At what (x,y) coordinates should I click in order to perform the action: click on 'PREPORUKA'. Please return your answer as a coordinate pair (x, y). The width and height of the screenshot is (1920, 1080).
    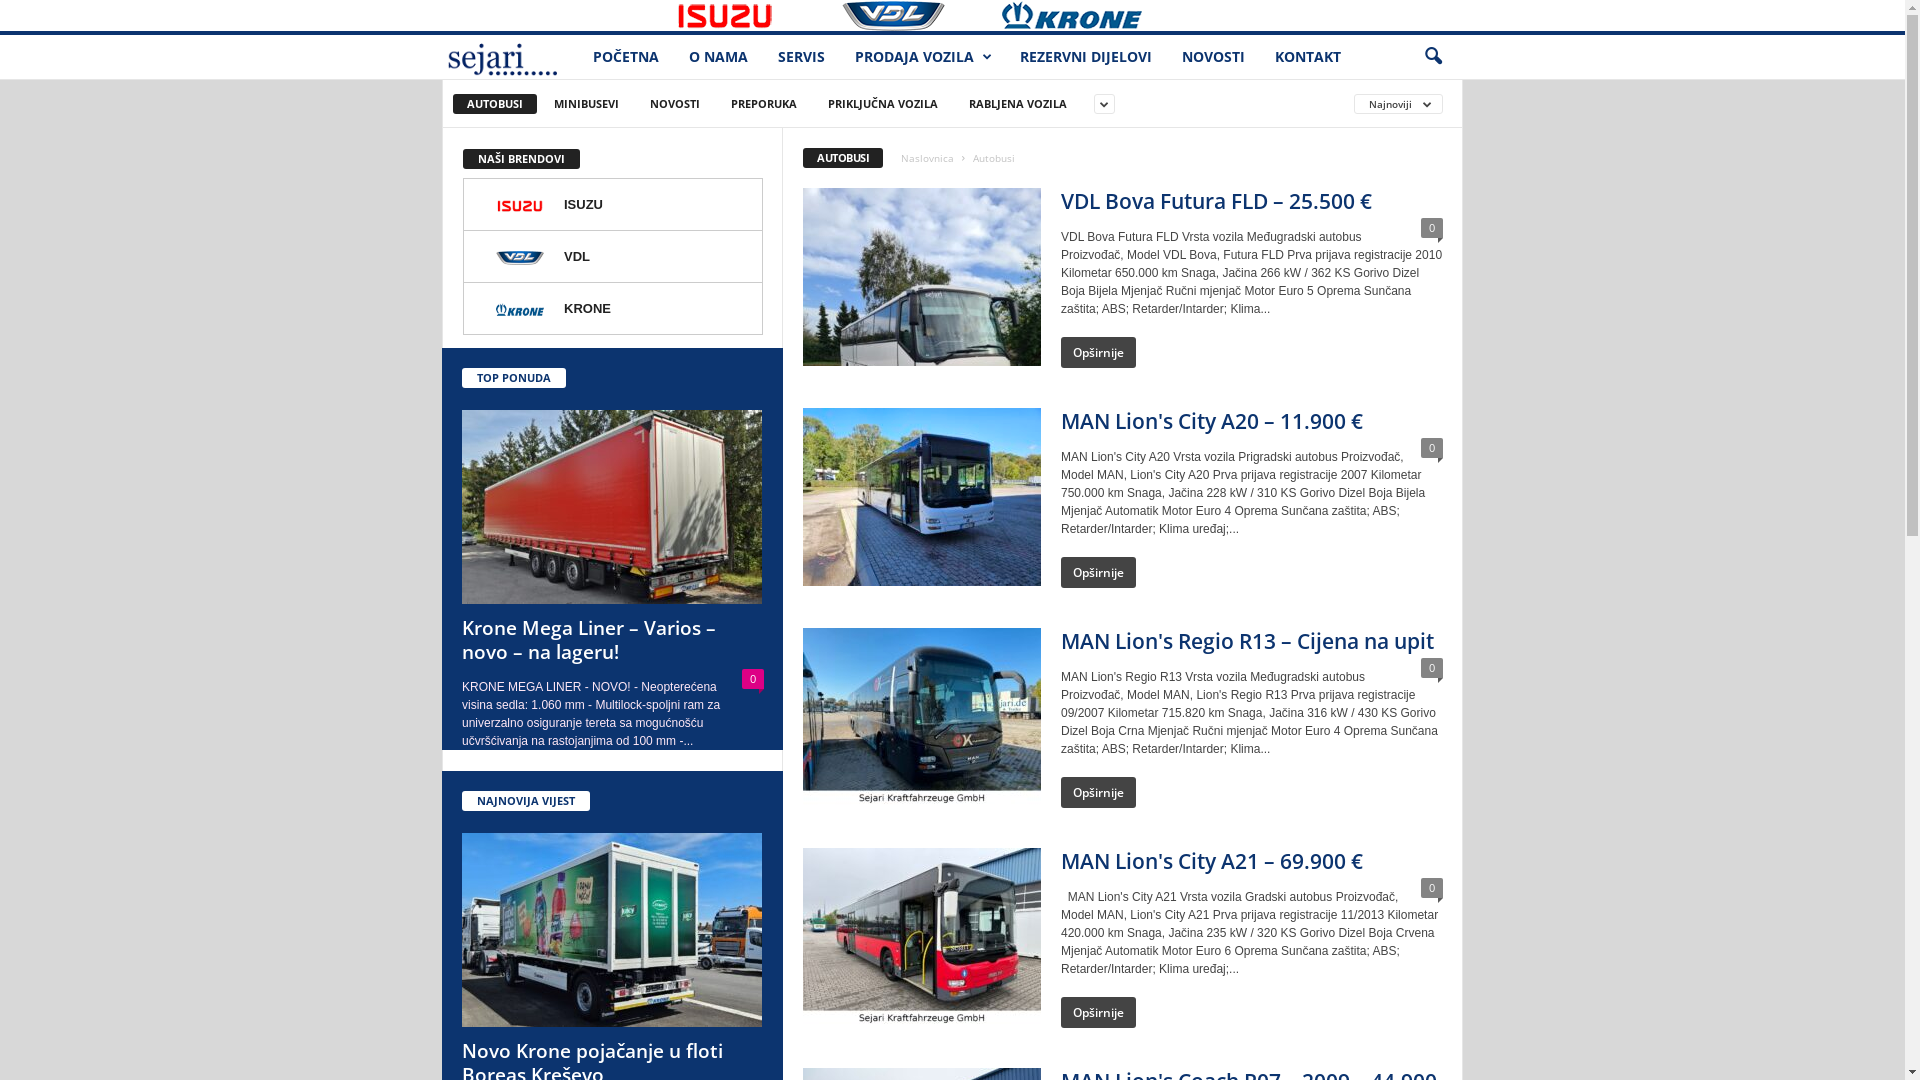
    Looking at the image, I should click on (762, 104).